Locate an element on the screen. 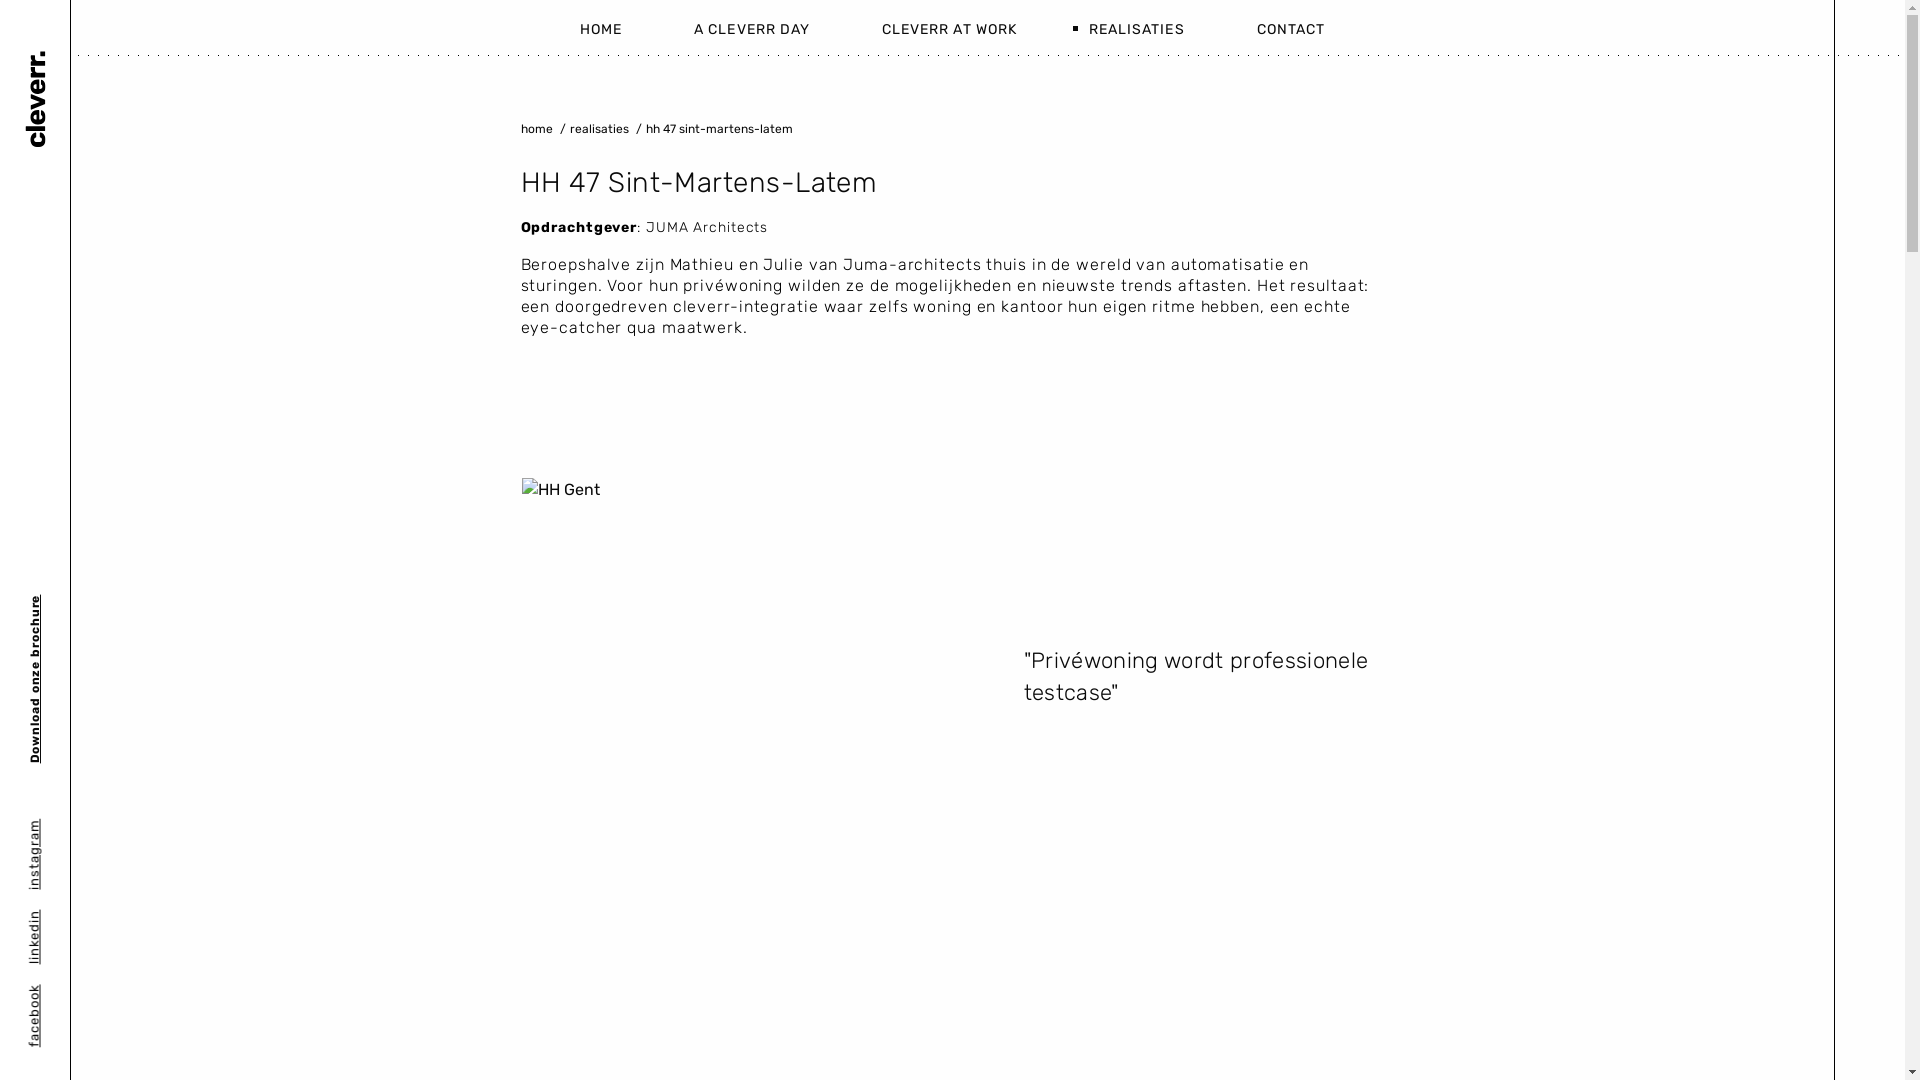  'home' is located at coordinates (536, 128).